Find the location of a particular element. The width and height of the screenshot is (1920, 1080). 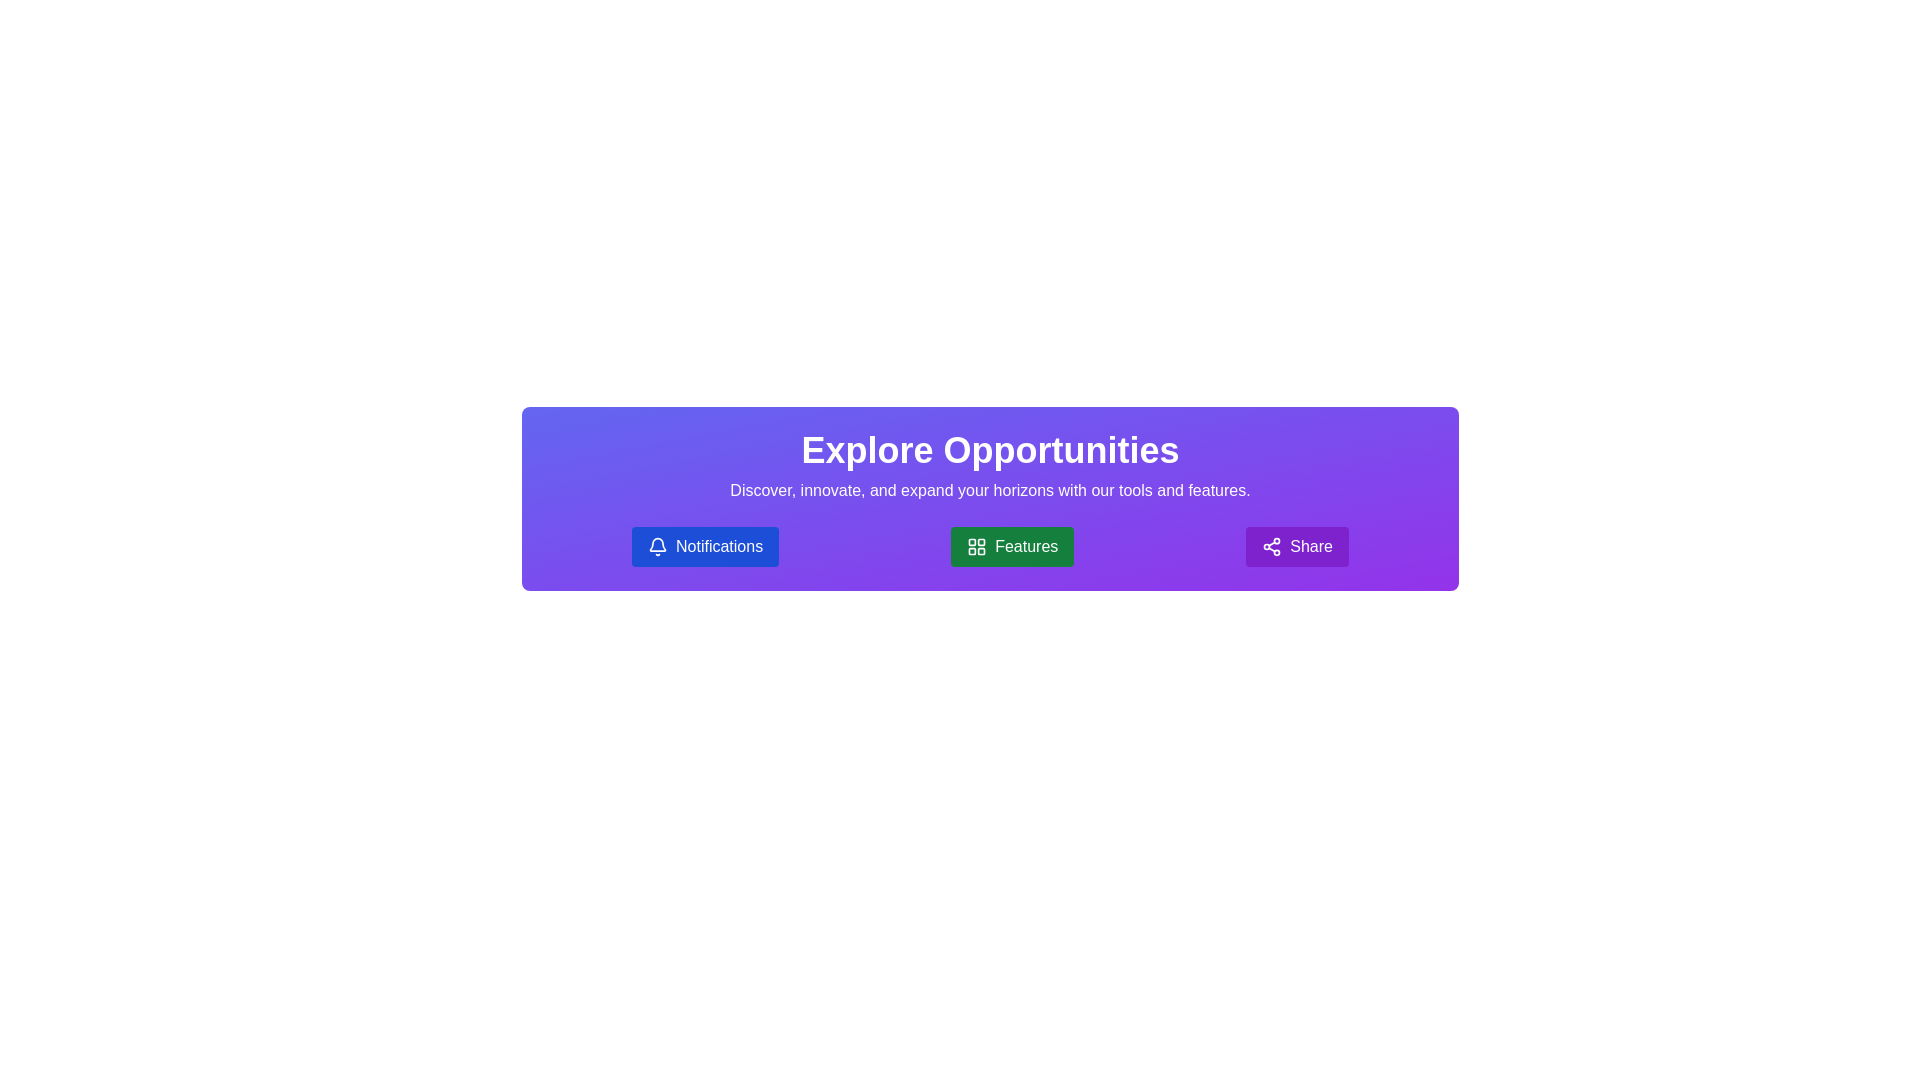

the leftmost button labeled 'Notifications' is located at coordinates (705, 547).